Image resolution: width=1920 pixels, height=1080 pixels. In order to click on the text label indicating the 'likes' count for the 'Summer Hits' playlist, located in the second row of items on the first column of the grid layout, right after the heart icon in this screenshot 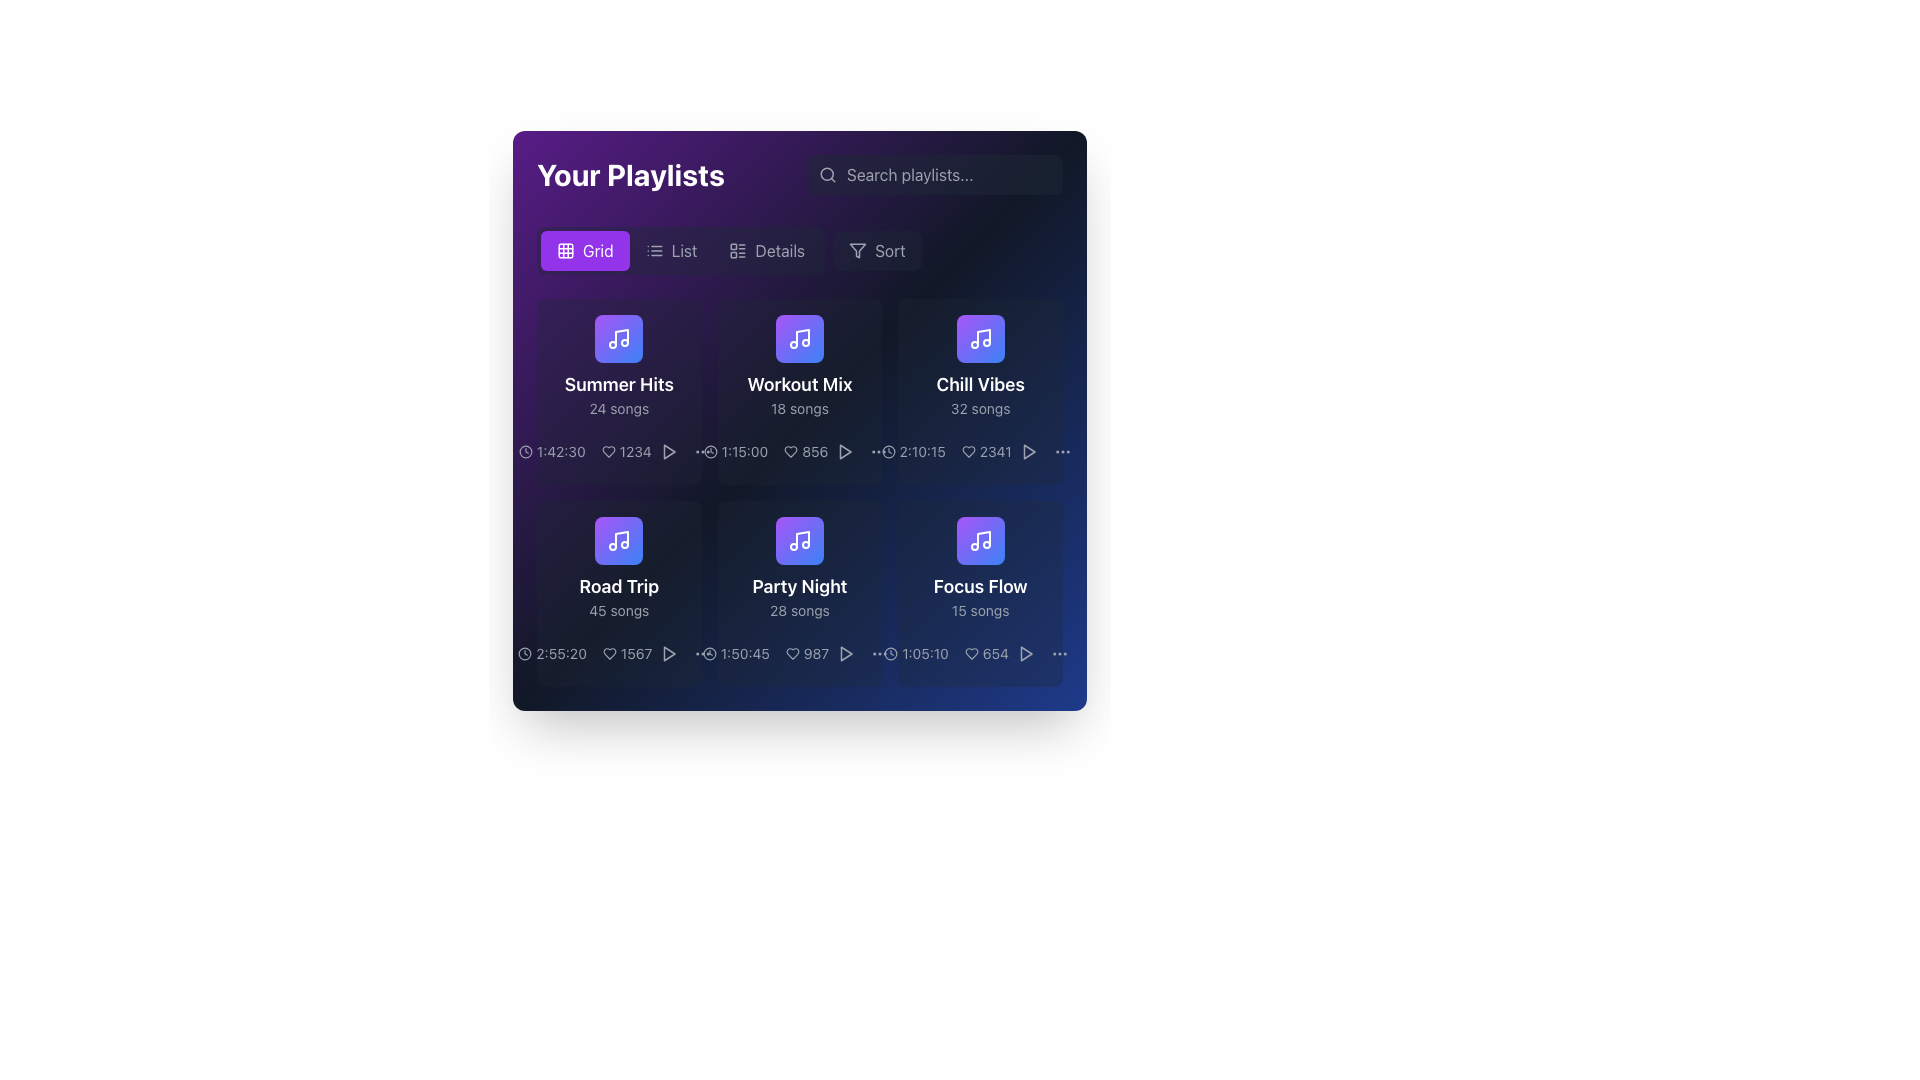, I will do `click(625, 451)`.